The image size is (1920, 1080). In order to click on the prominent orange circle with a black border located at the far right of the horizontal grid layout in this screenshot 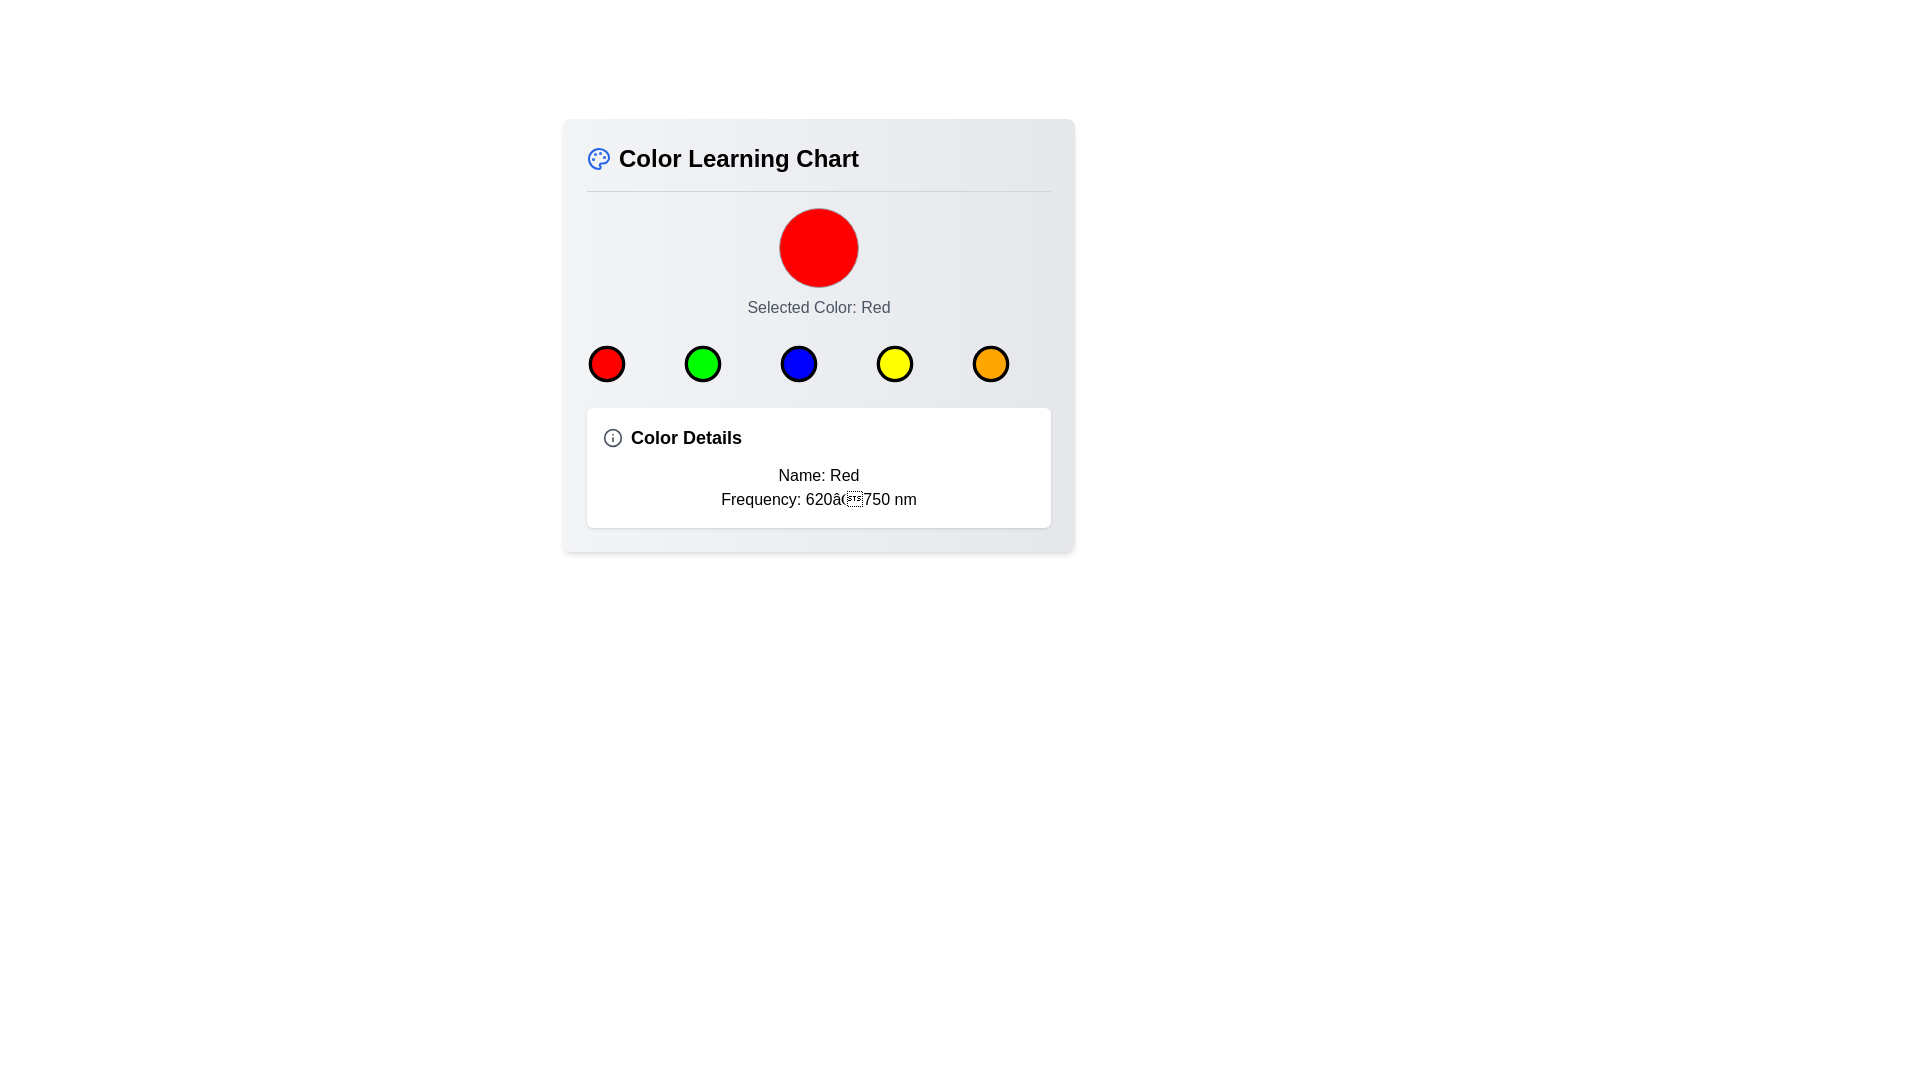, I will do `click(990, 363)`.